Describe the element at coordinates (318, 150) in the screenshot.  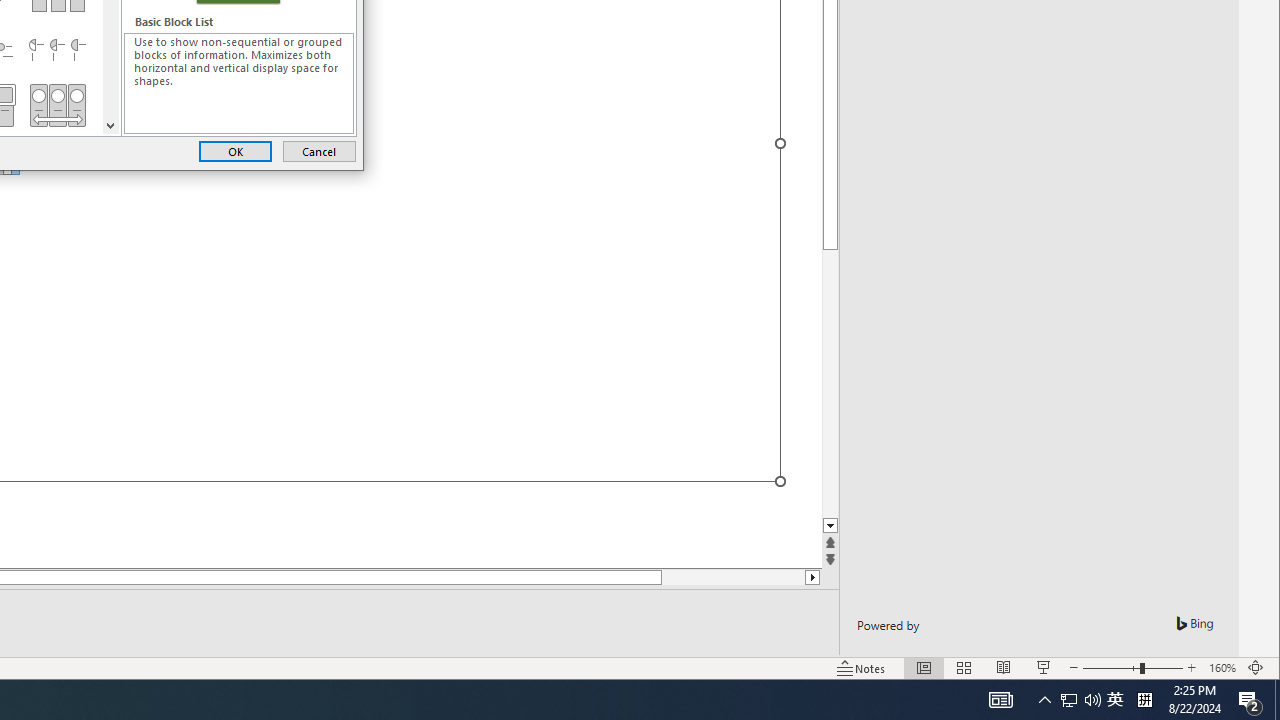
I see `'Cancel'` at that location.